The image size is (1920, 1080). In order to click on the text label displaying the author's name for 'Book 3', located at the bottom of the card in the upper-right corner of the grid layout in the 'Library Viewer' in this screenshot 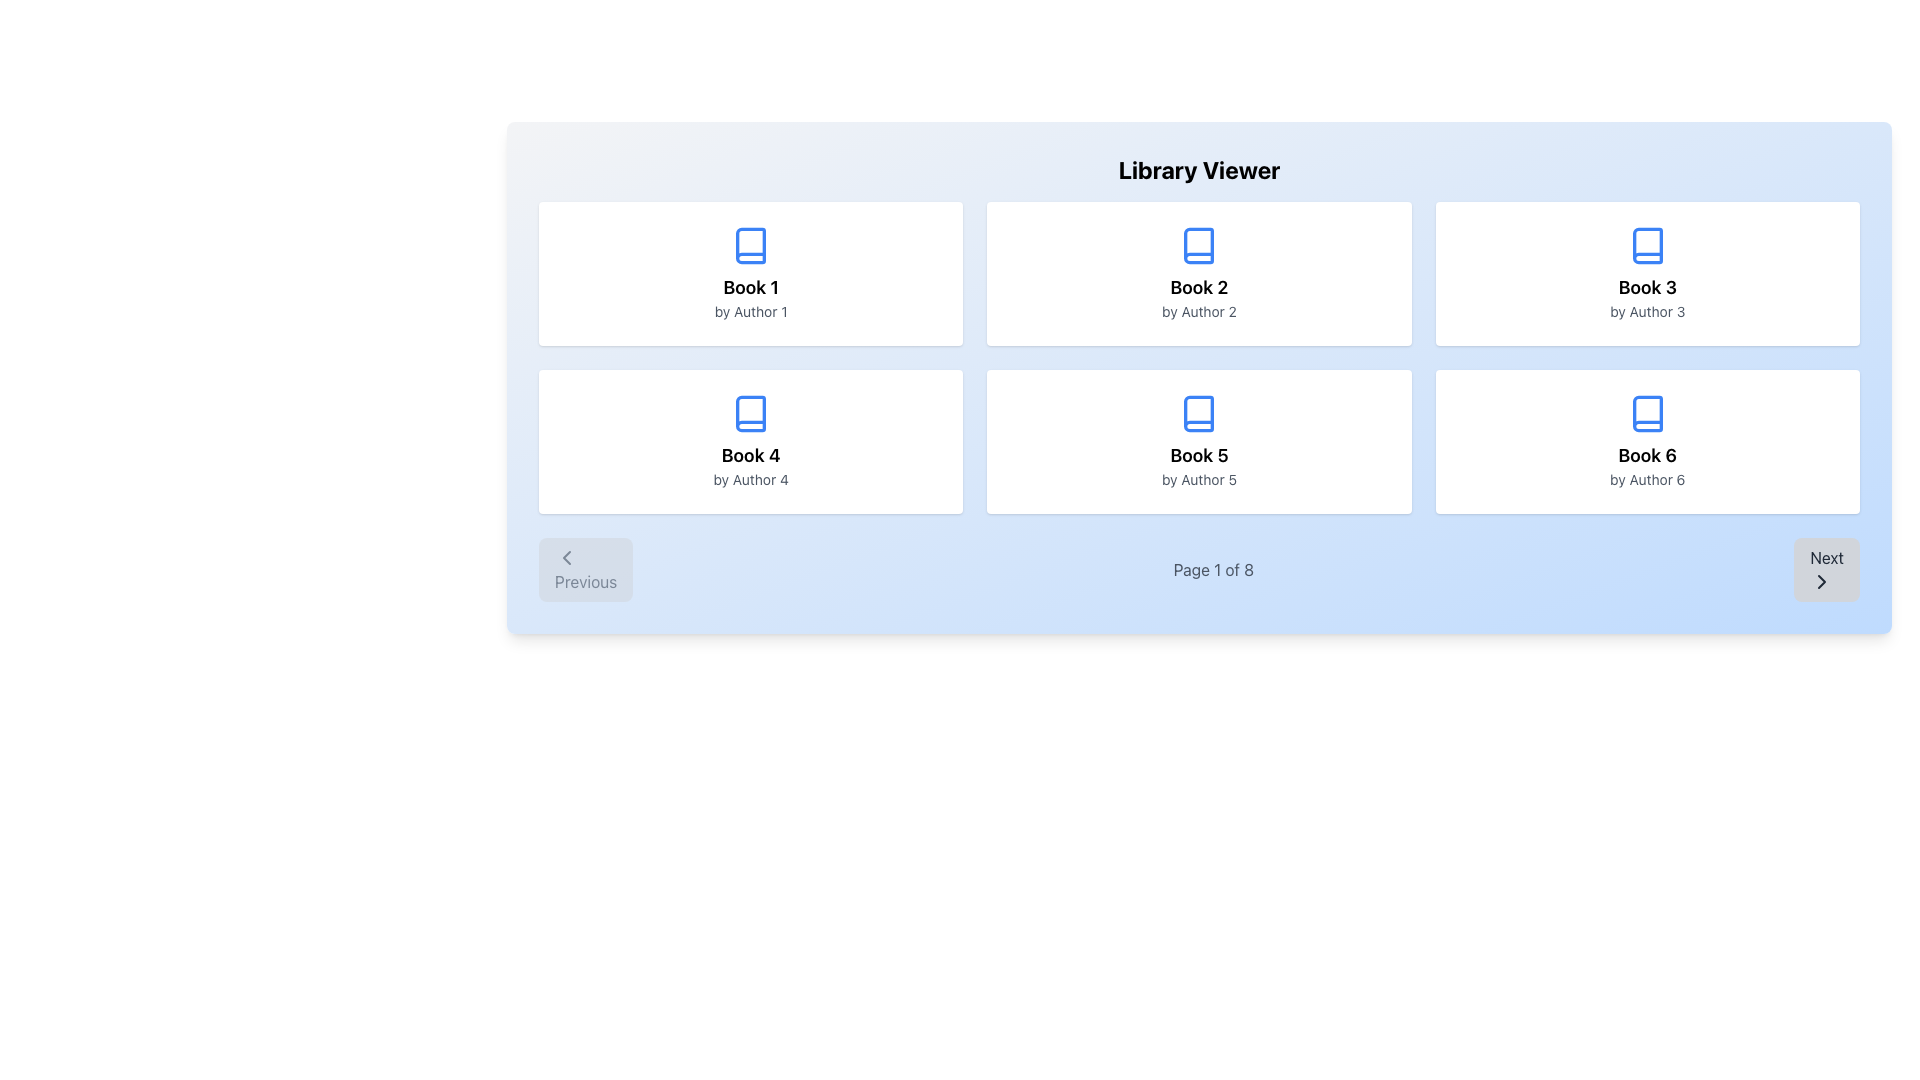, I will do `click(1647, 312)`.